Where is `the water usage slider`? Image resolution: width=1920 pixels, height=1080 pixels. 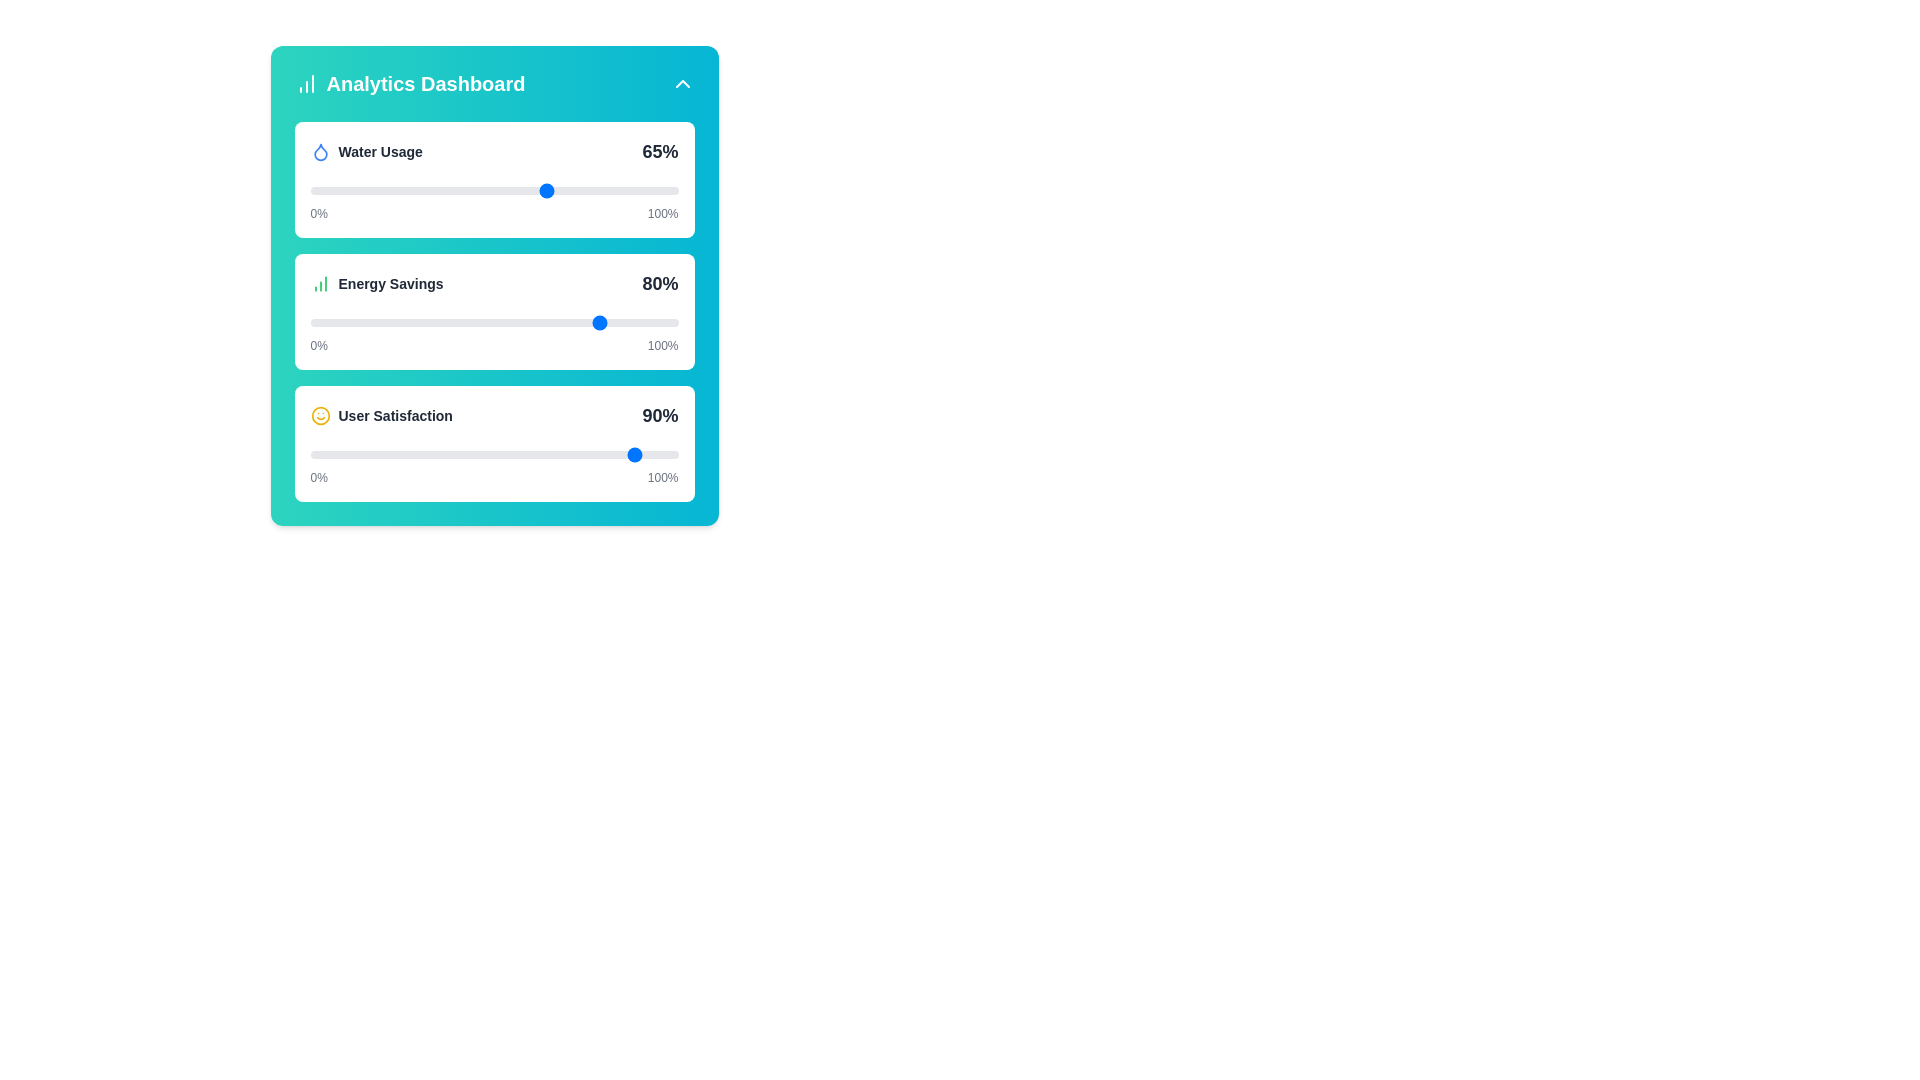
the water usage slider is located at coordinates (328, 191).